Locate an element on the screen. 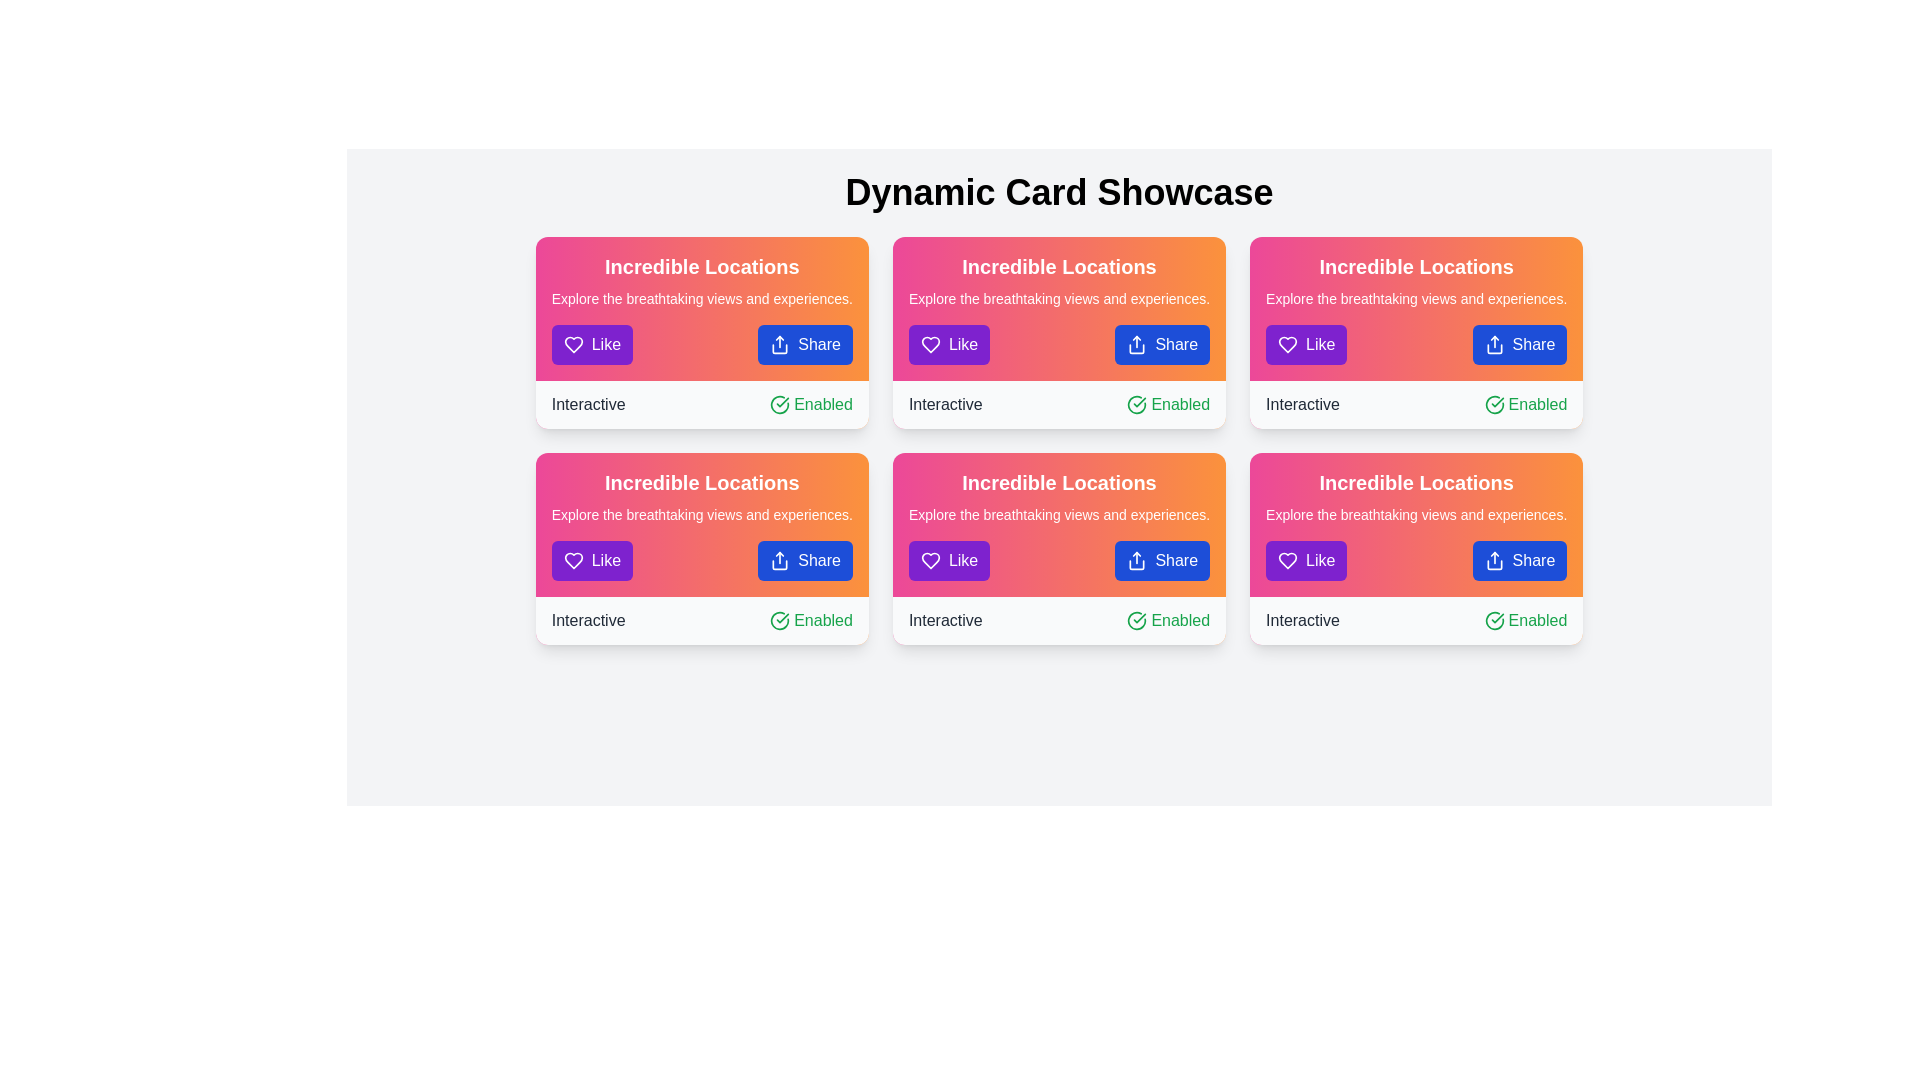 Image resolution: width=1920 pixels, height=1080 pixels. the 'Like' button located at the bottom of the card to change its shade is located at coordinates (1306, 560).